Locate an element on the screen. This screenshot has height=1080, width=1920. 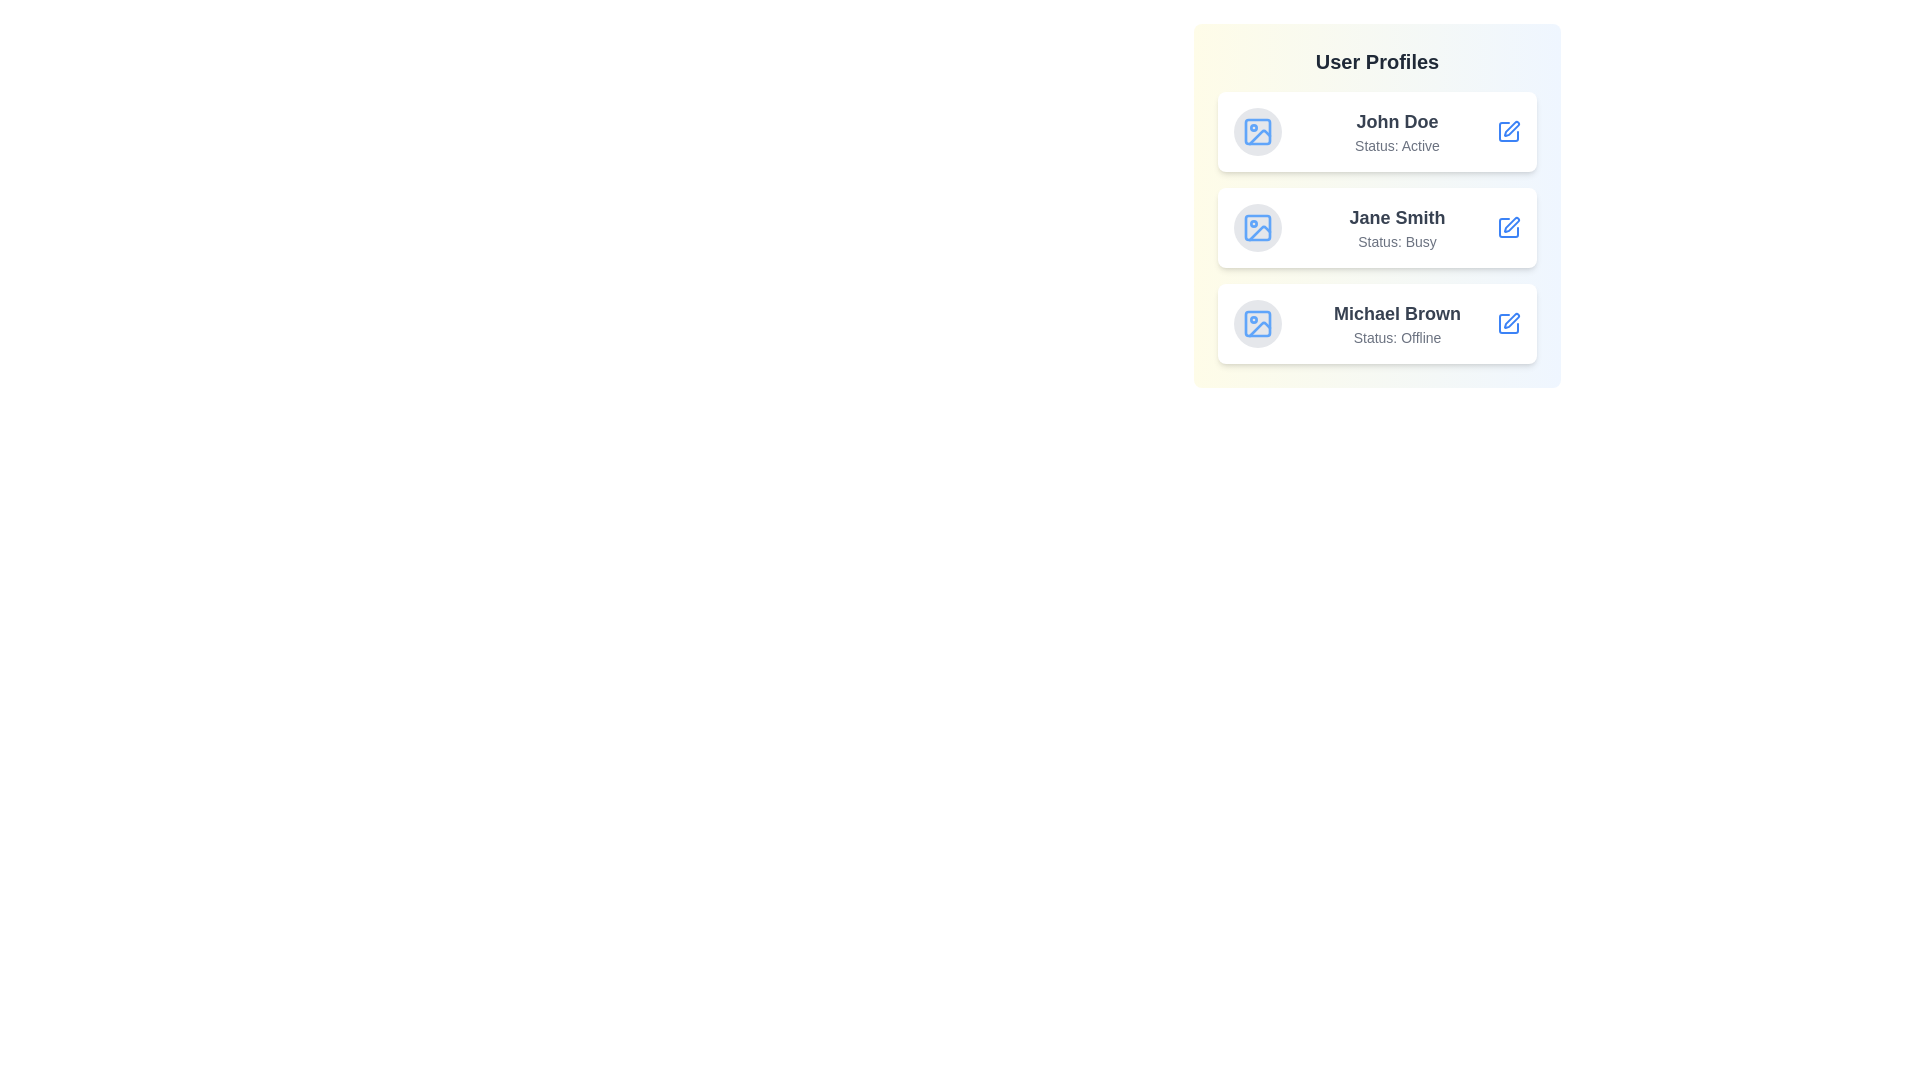
the profile view button for Michael Brown is located at coordinates (1508, 323).